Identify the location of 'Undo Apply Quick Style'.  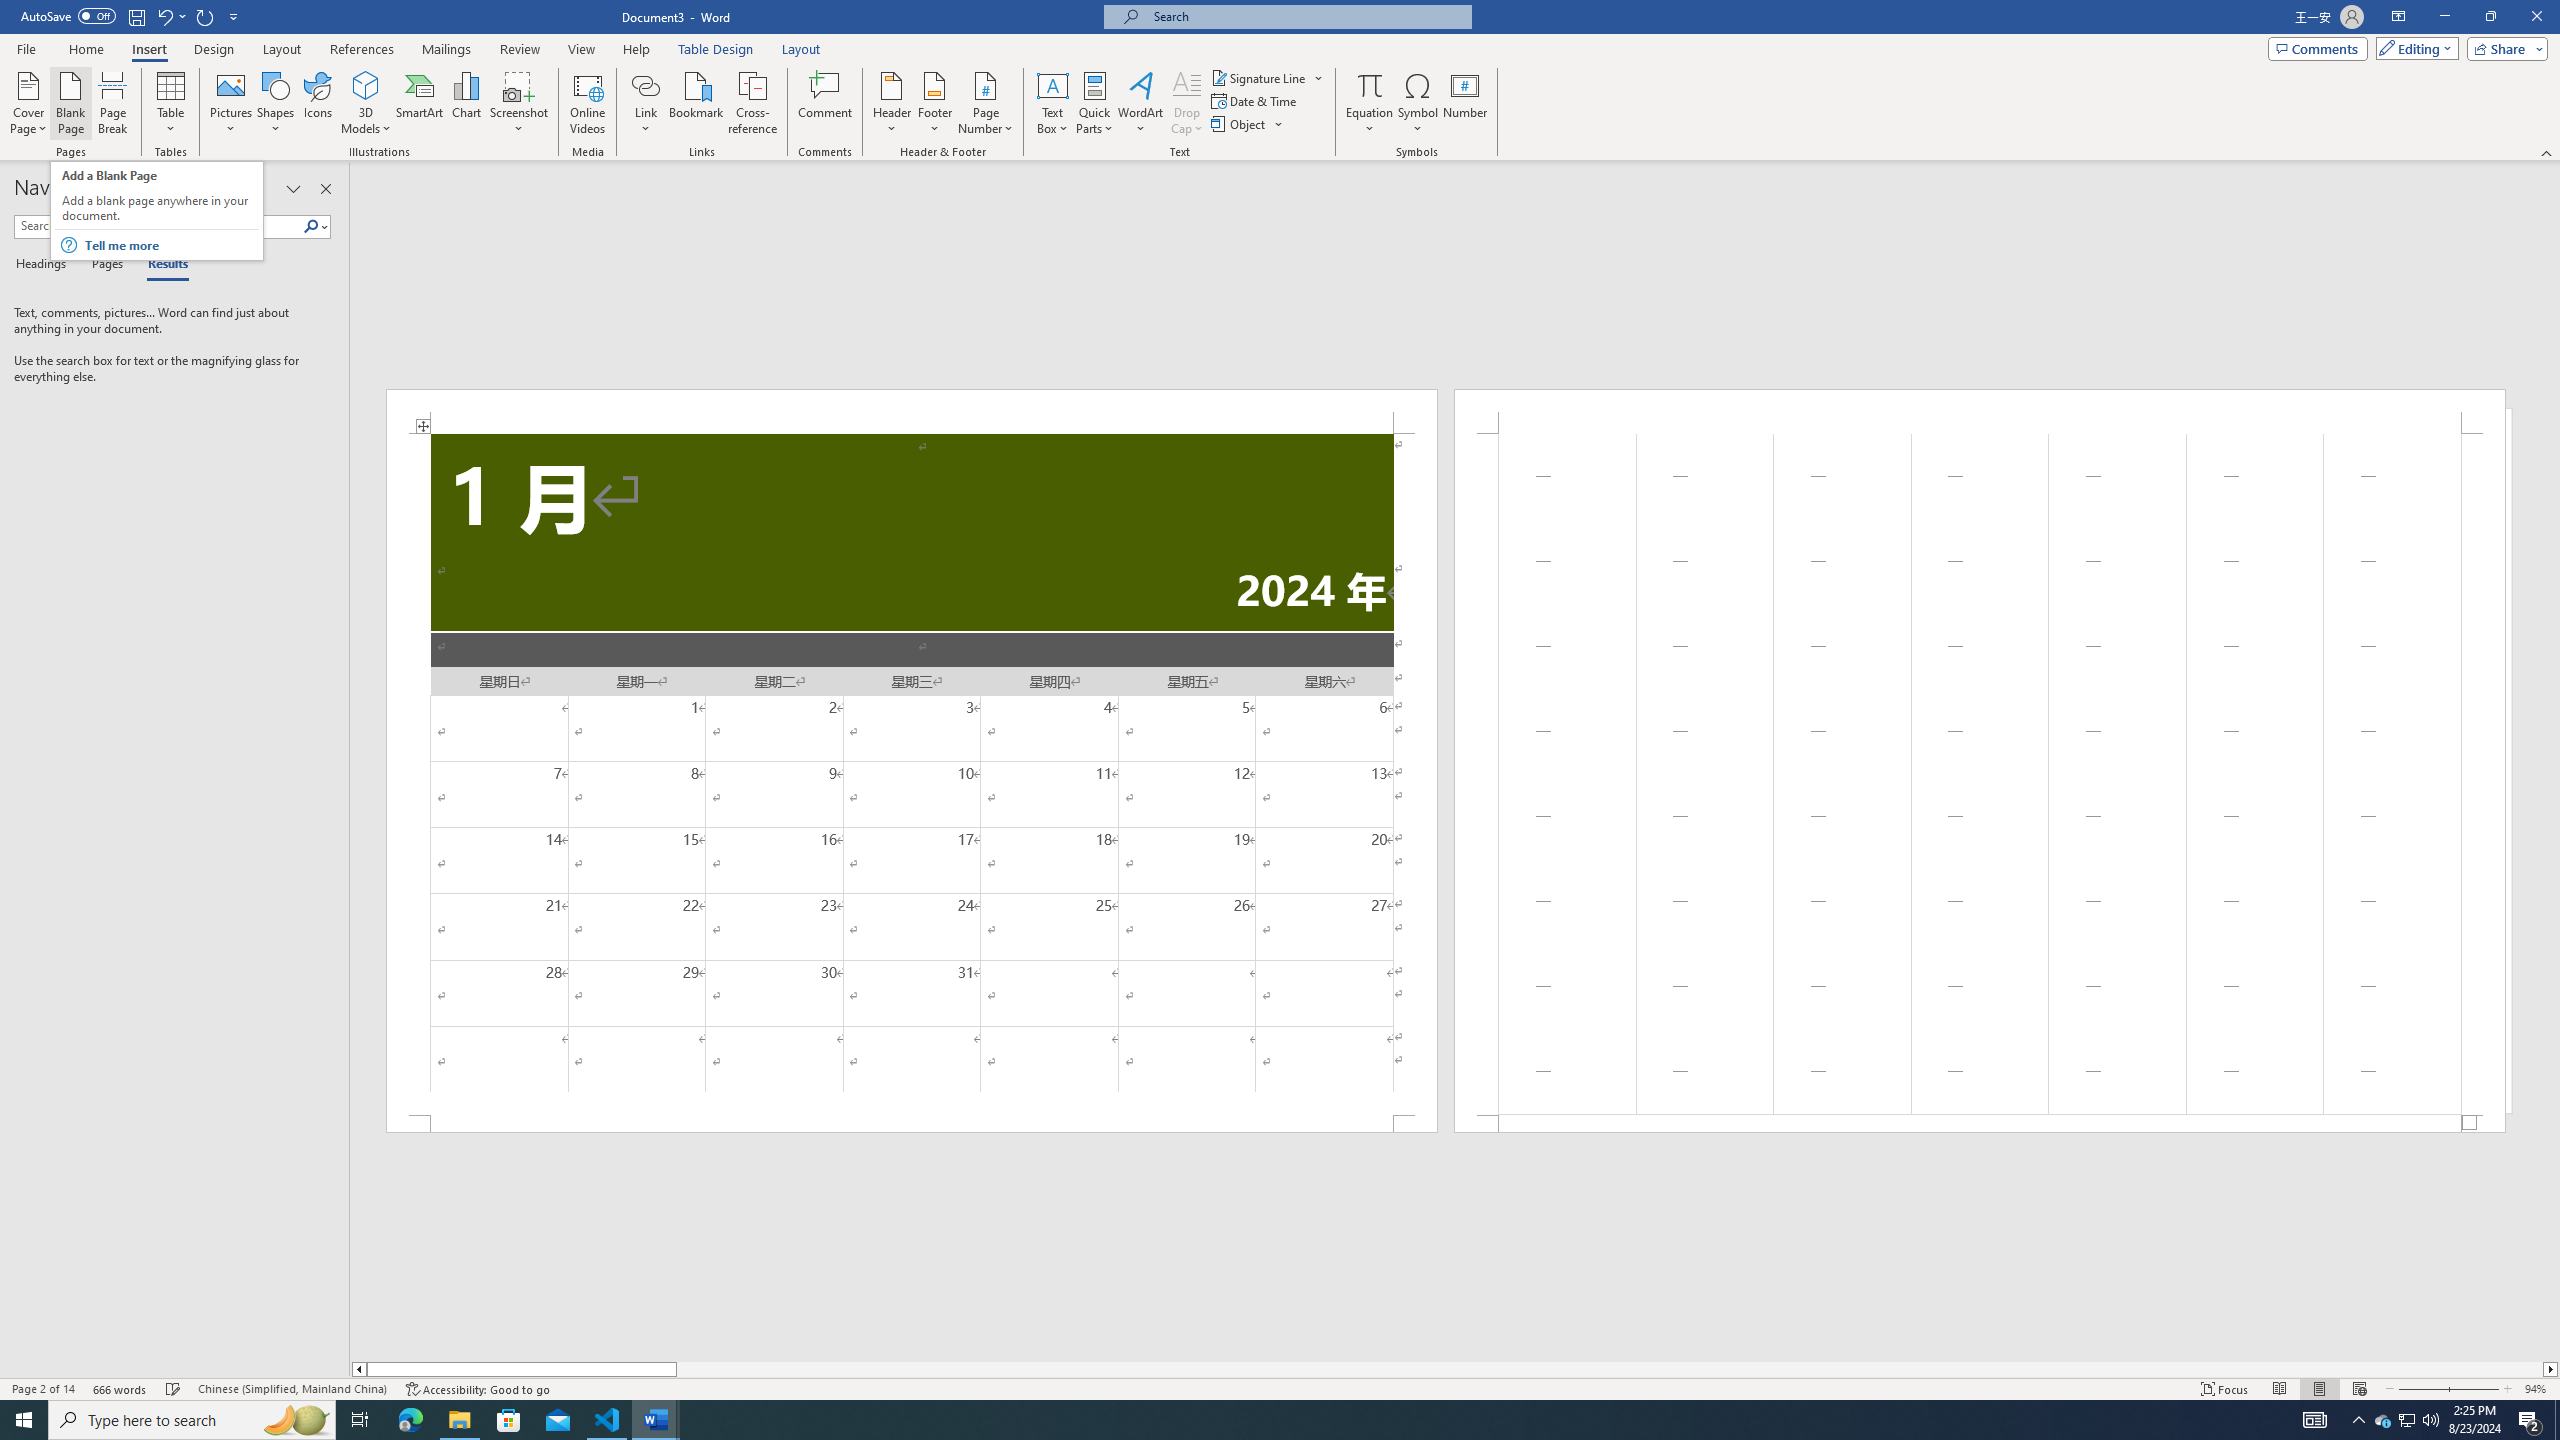
(170, 15).